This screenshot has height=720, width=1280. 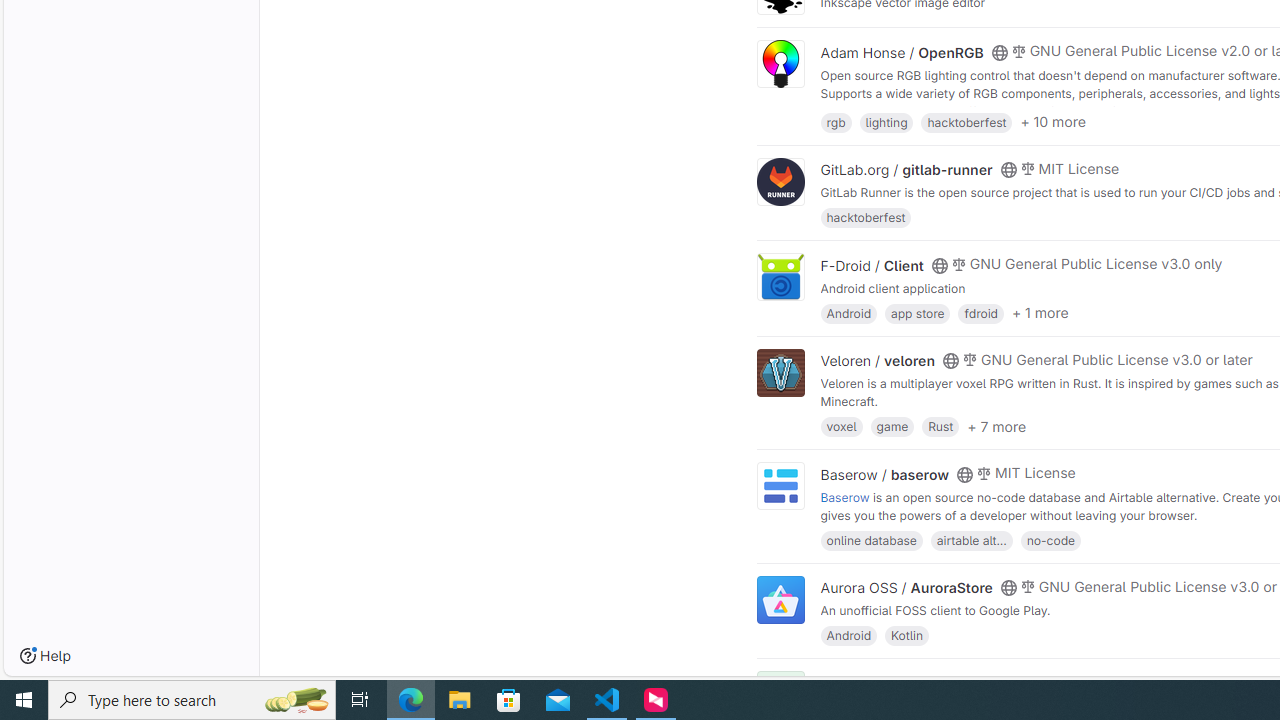 What do you see at coordinates (885, 121) in the screenshot?
I see `'lighting'` at bounding box center [885, 121].